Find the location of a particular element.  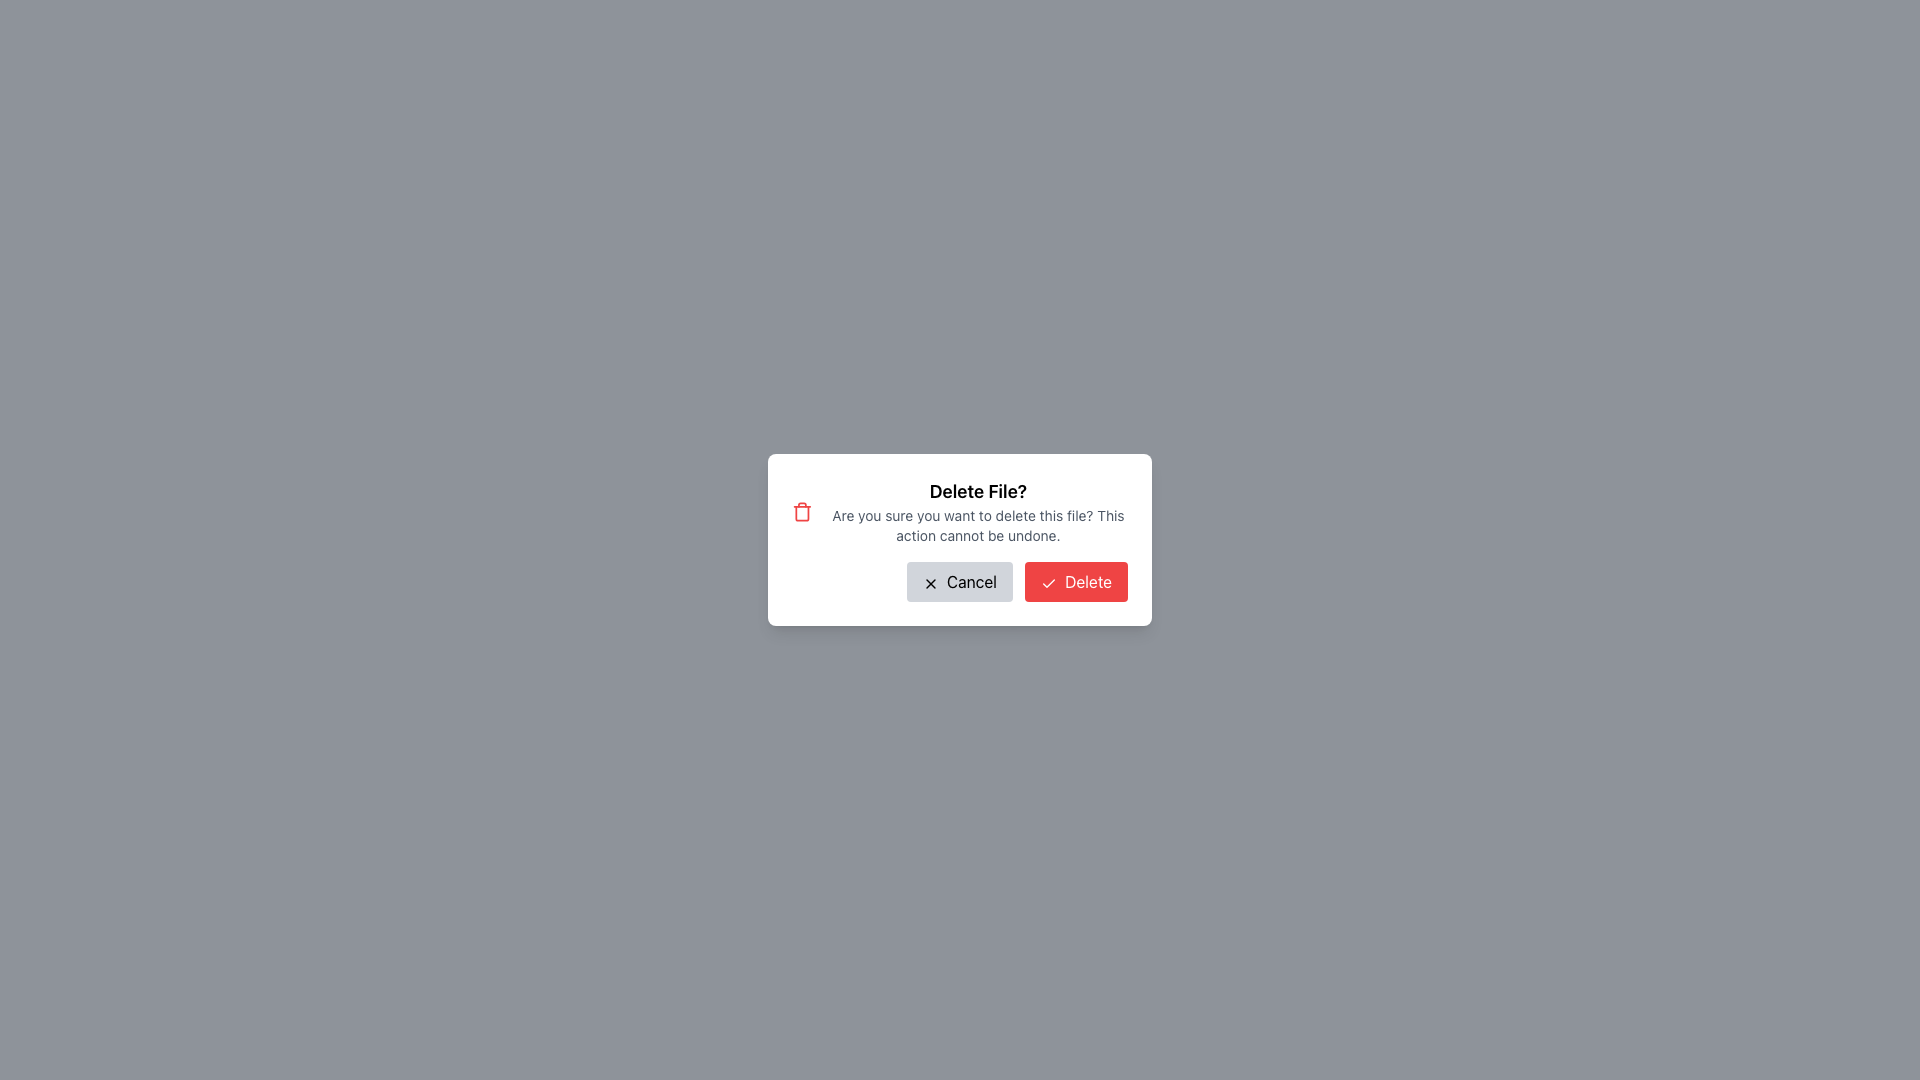

informational text section in the modal dialog that warns about the irreversibility of deleting a file is located at coordinates (960, 511).